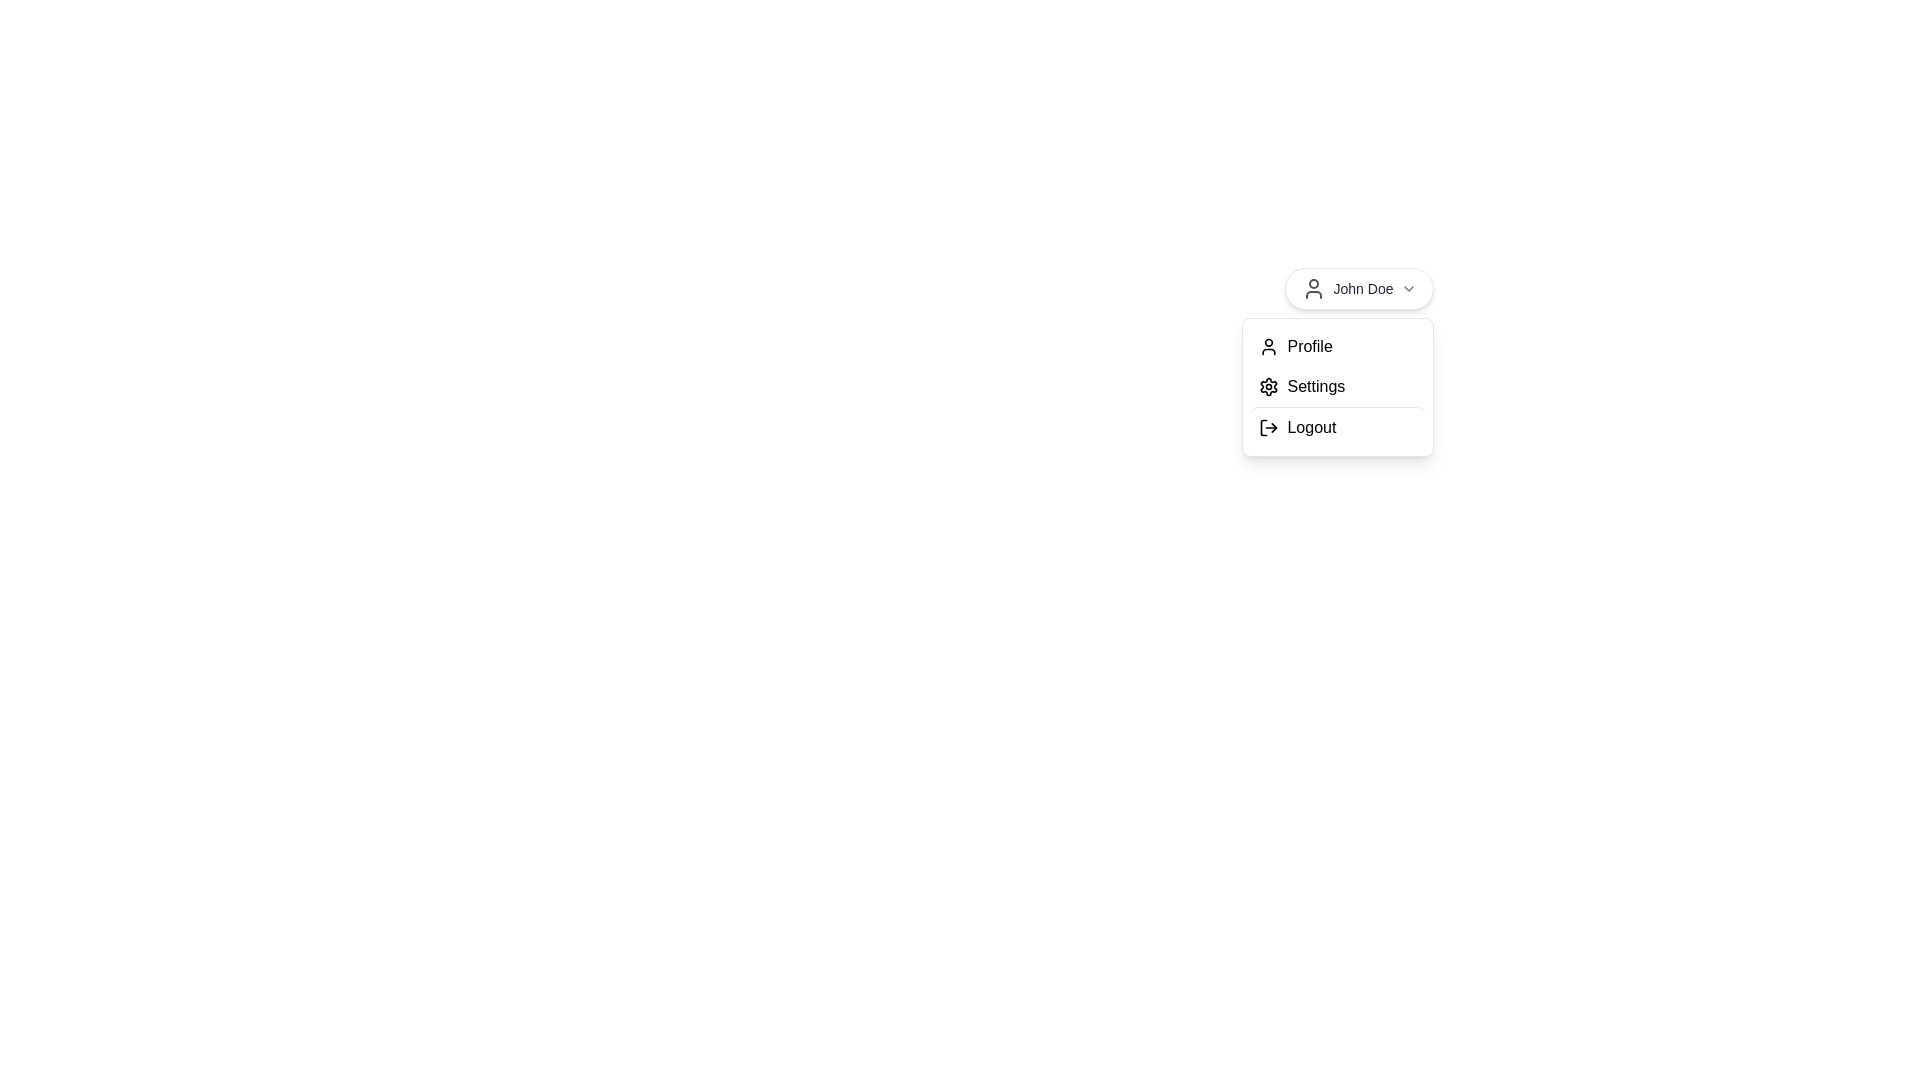 This screenshot has height=1080, width=1920. Describe the element at coordinates (1338, 386) in the screenshot. I see `the 'Settings' menu item in the dropdown menu` at that location.